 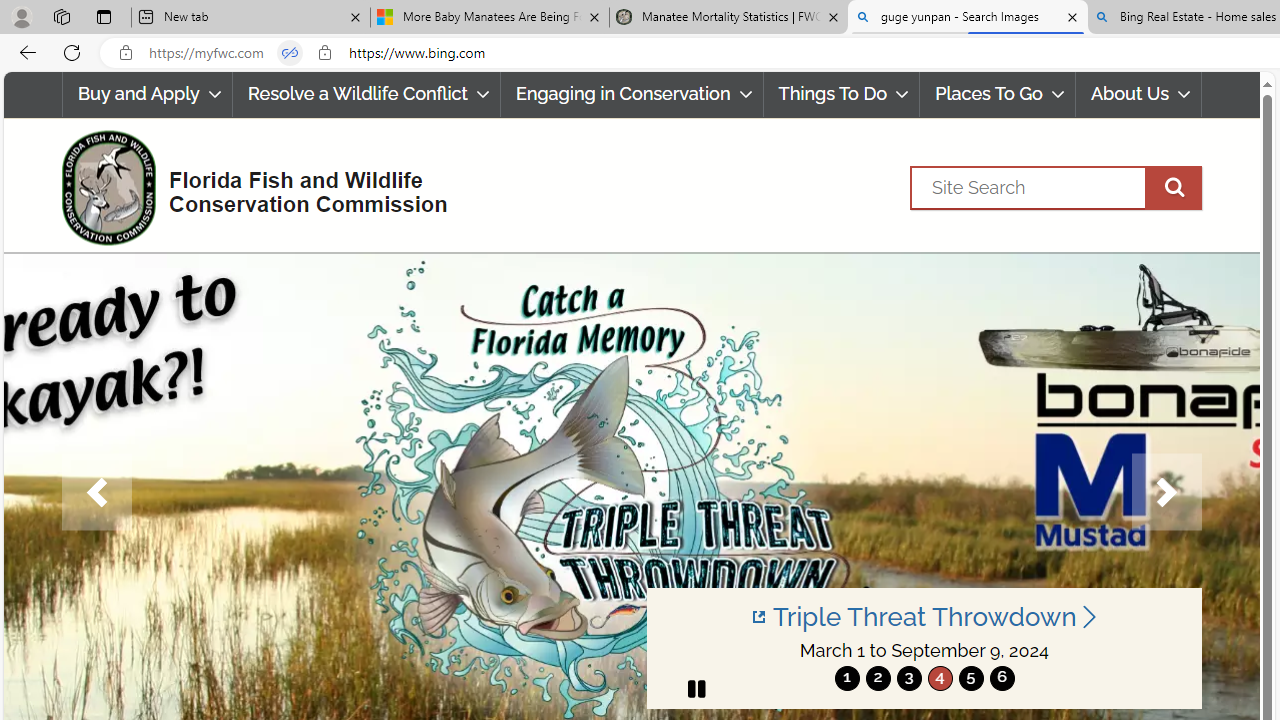 I want to click on 'Resolve a Wildlife Conflict', so click(x=366, y=94).